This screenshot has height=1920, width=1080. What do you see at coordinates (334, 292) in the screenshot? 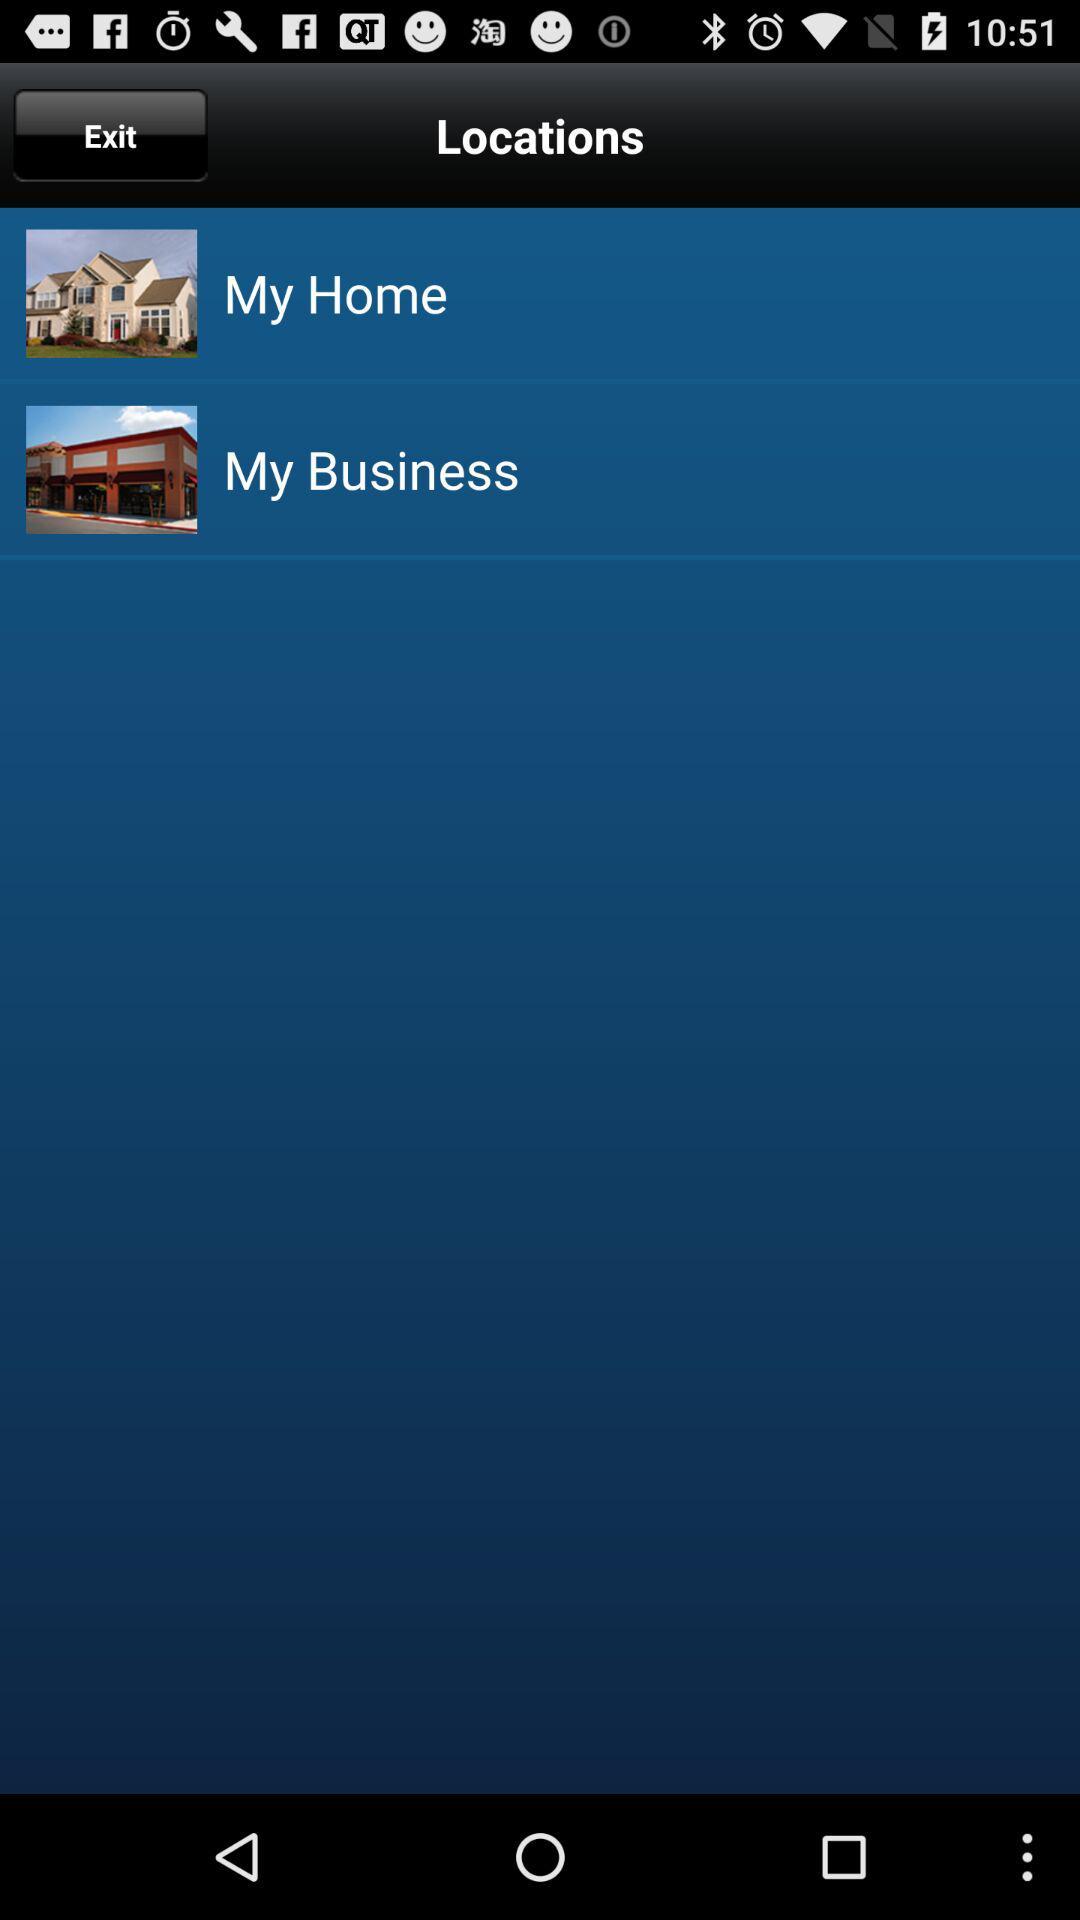
I see `the my home icon` at bounding box center [334, 292].